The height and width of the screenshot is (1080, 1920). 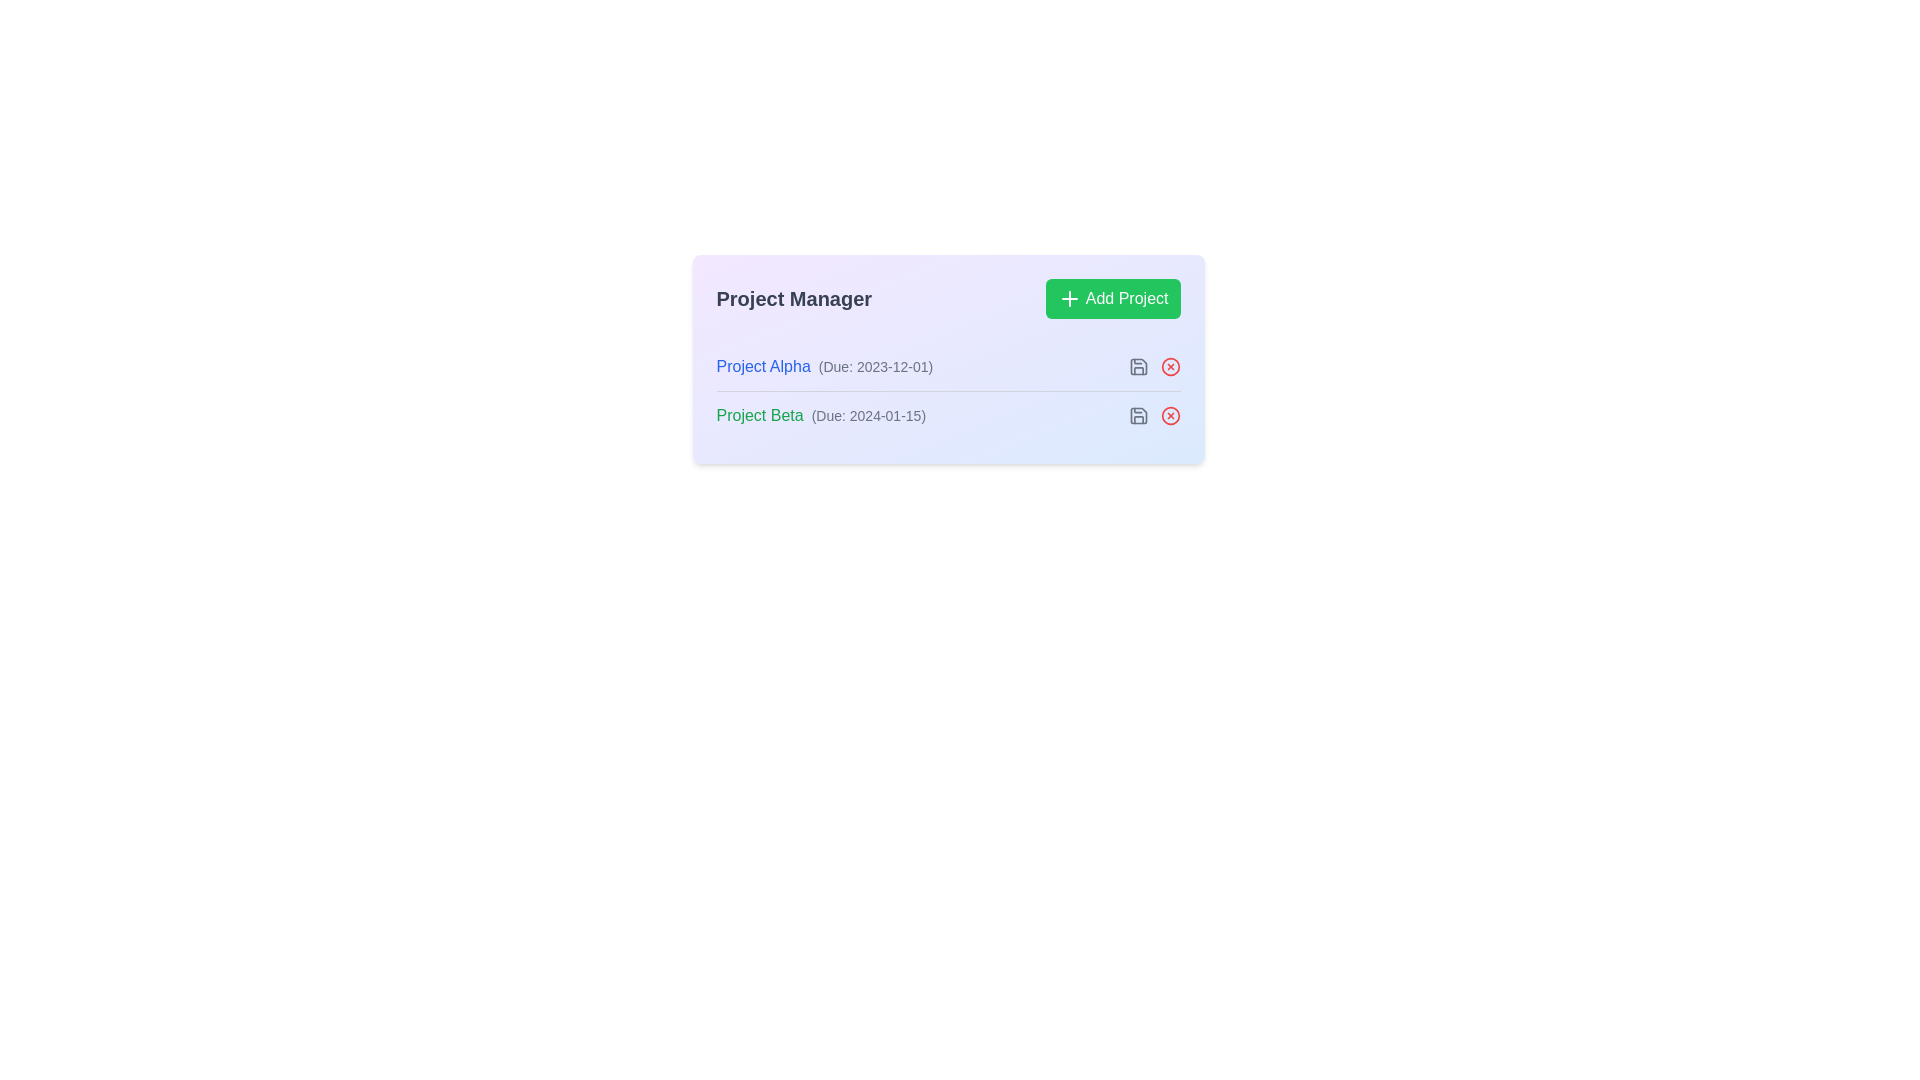 What do you see at coordinates (1154, 366) in the screenshot?
I see `the right icon of the interactive group that represents a delete operation, located to the far right of the text 'Project Alpha (Due: 2023-12-01)'` at bounding box center [1154, 366].